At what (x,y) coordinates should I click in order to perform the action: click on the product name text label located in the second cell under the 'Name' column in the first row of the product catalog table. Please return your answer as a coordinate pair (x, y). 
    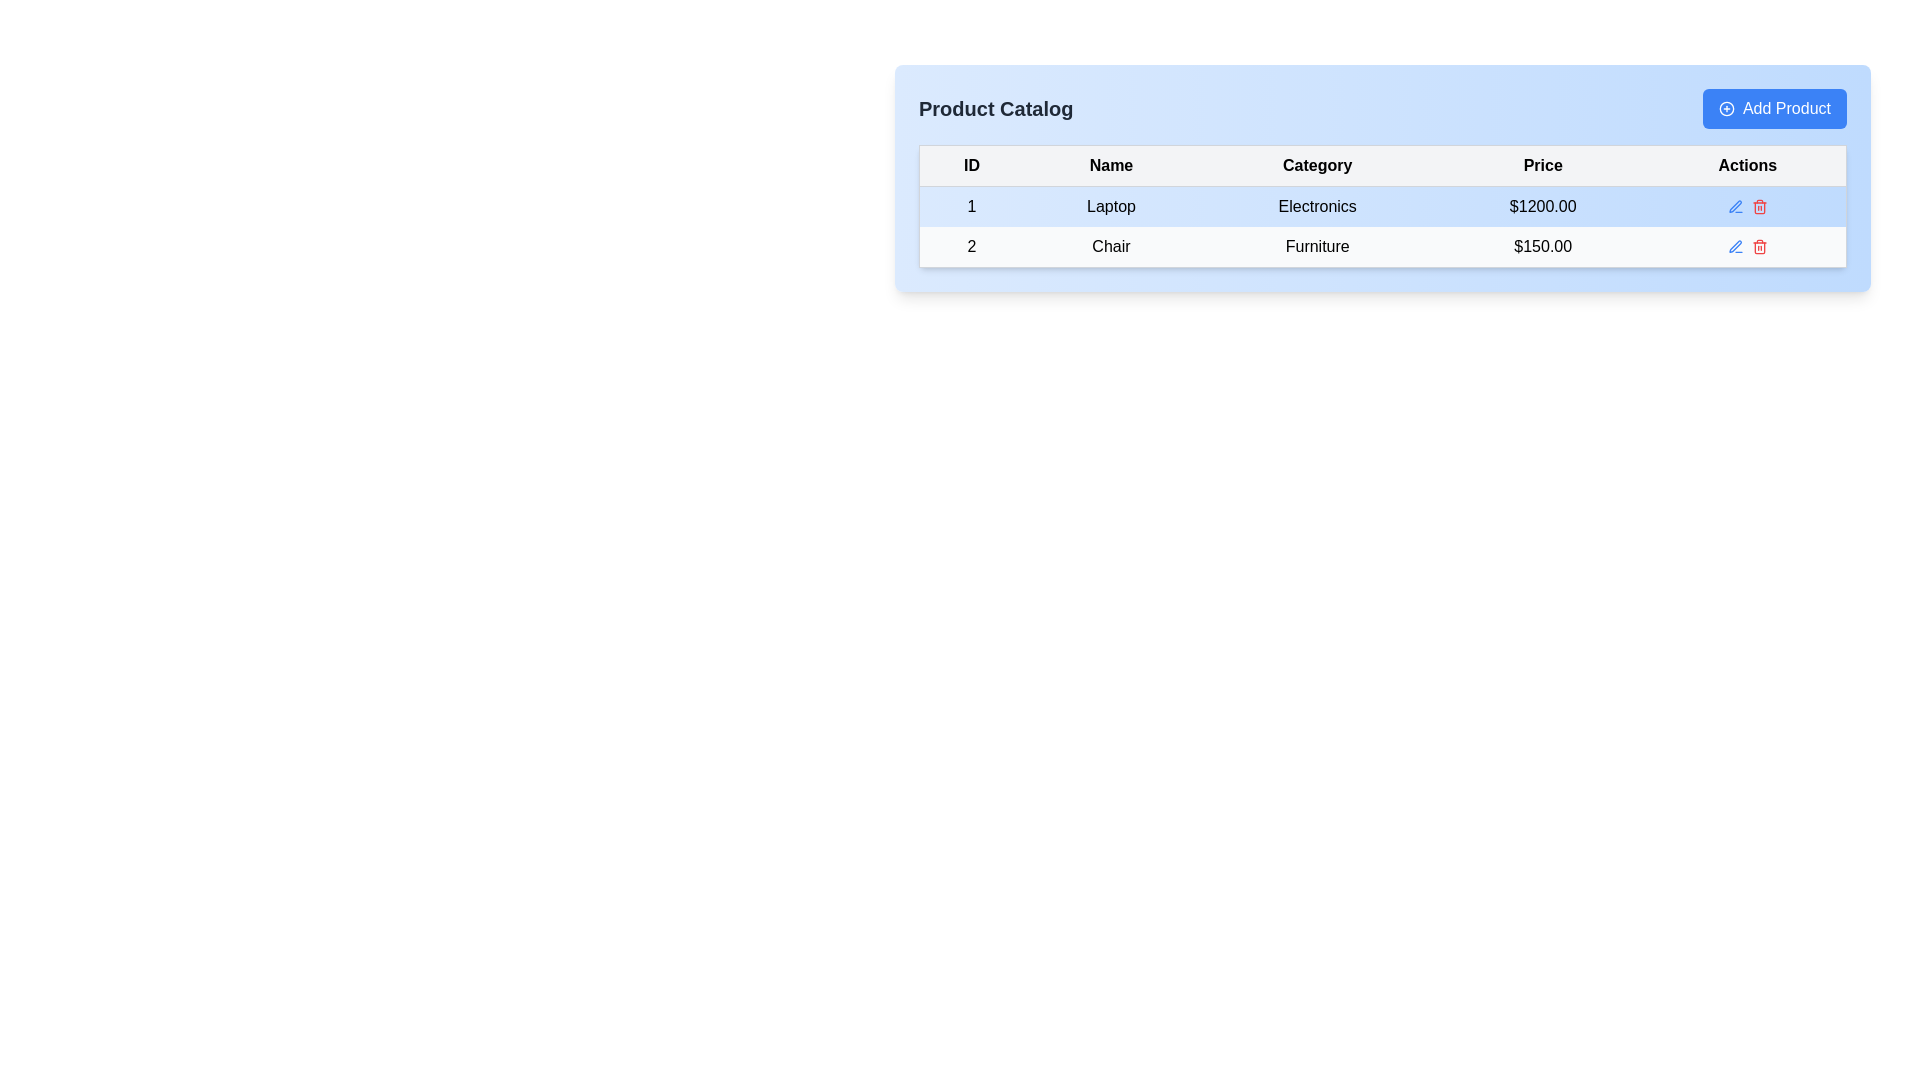
    Looking at the image, I should click on (1110, 206).